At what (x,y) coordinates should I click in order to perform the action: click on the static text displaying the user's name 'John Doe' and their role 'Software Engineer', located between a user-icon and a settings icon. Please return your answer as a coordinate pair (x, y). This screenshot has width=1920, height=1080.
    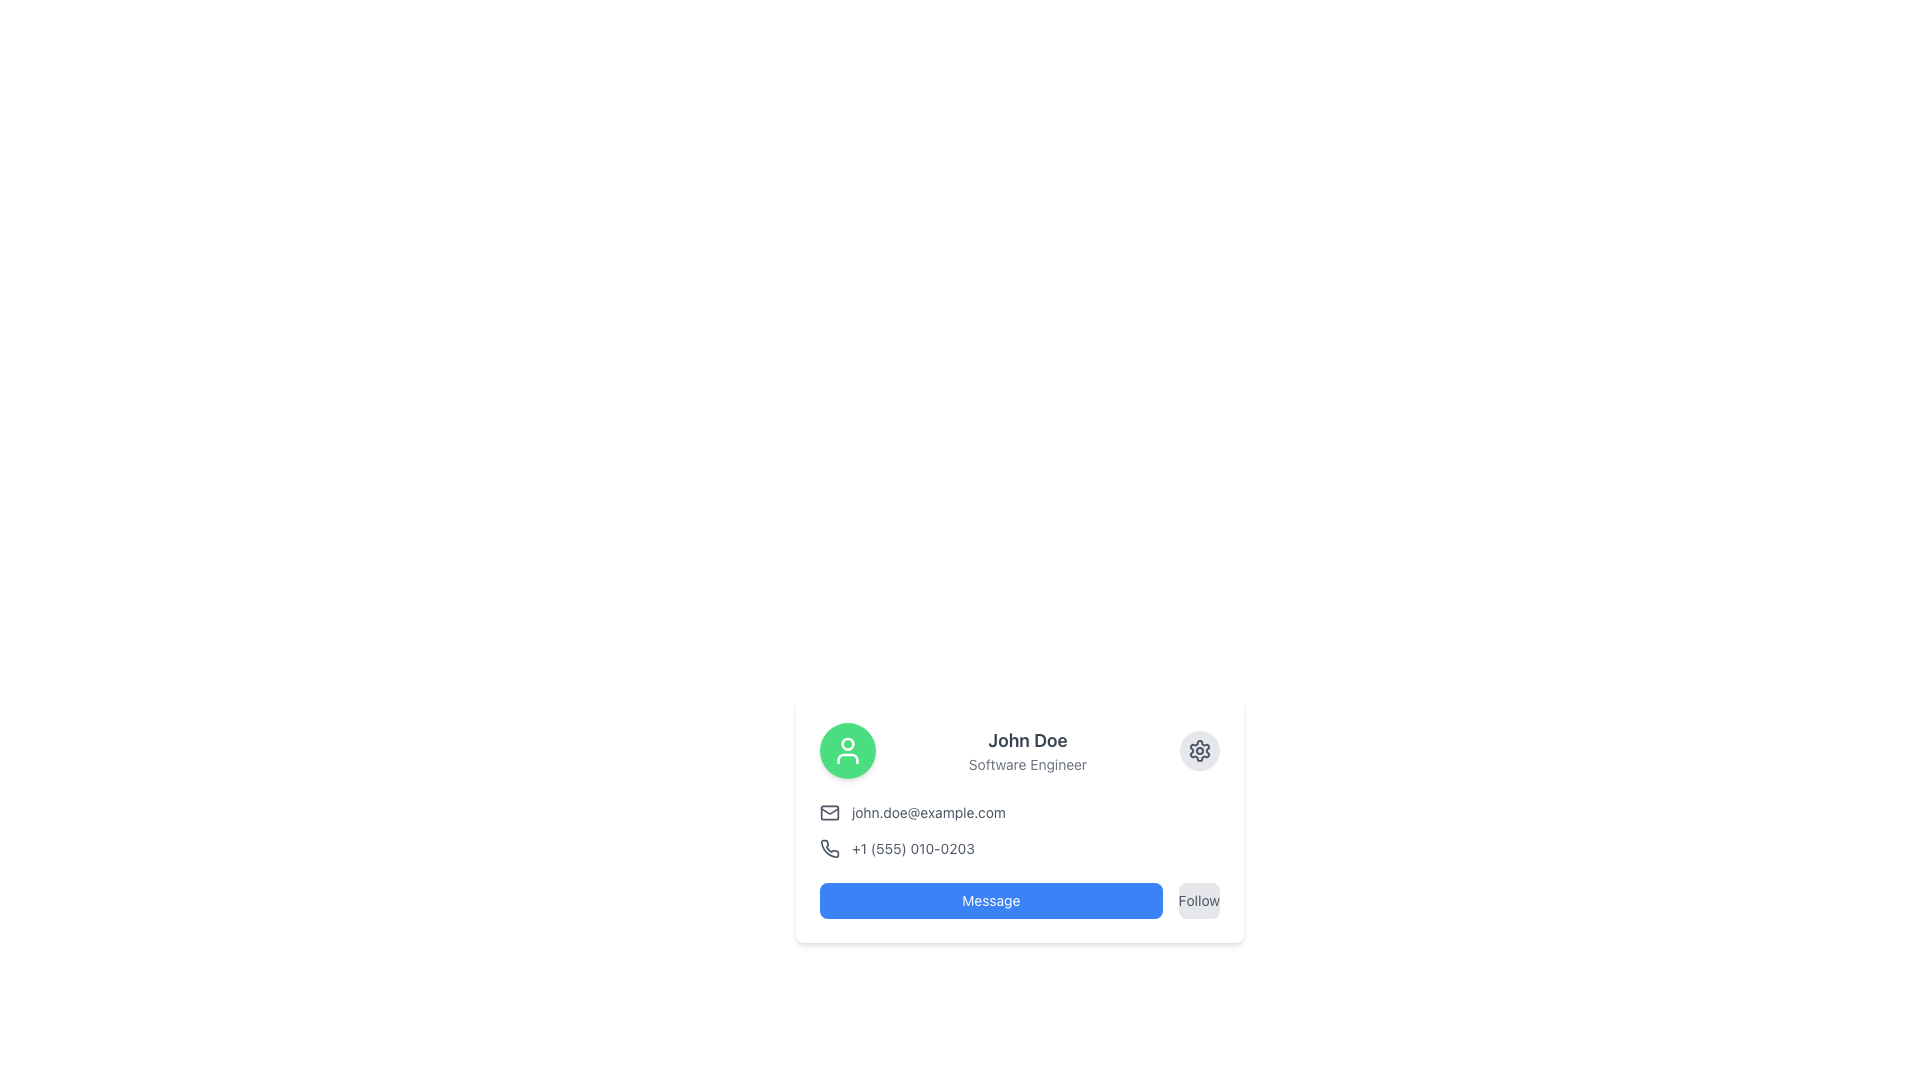
    Looking at the image, I should click on (1027, 751).